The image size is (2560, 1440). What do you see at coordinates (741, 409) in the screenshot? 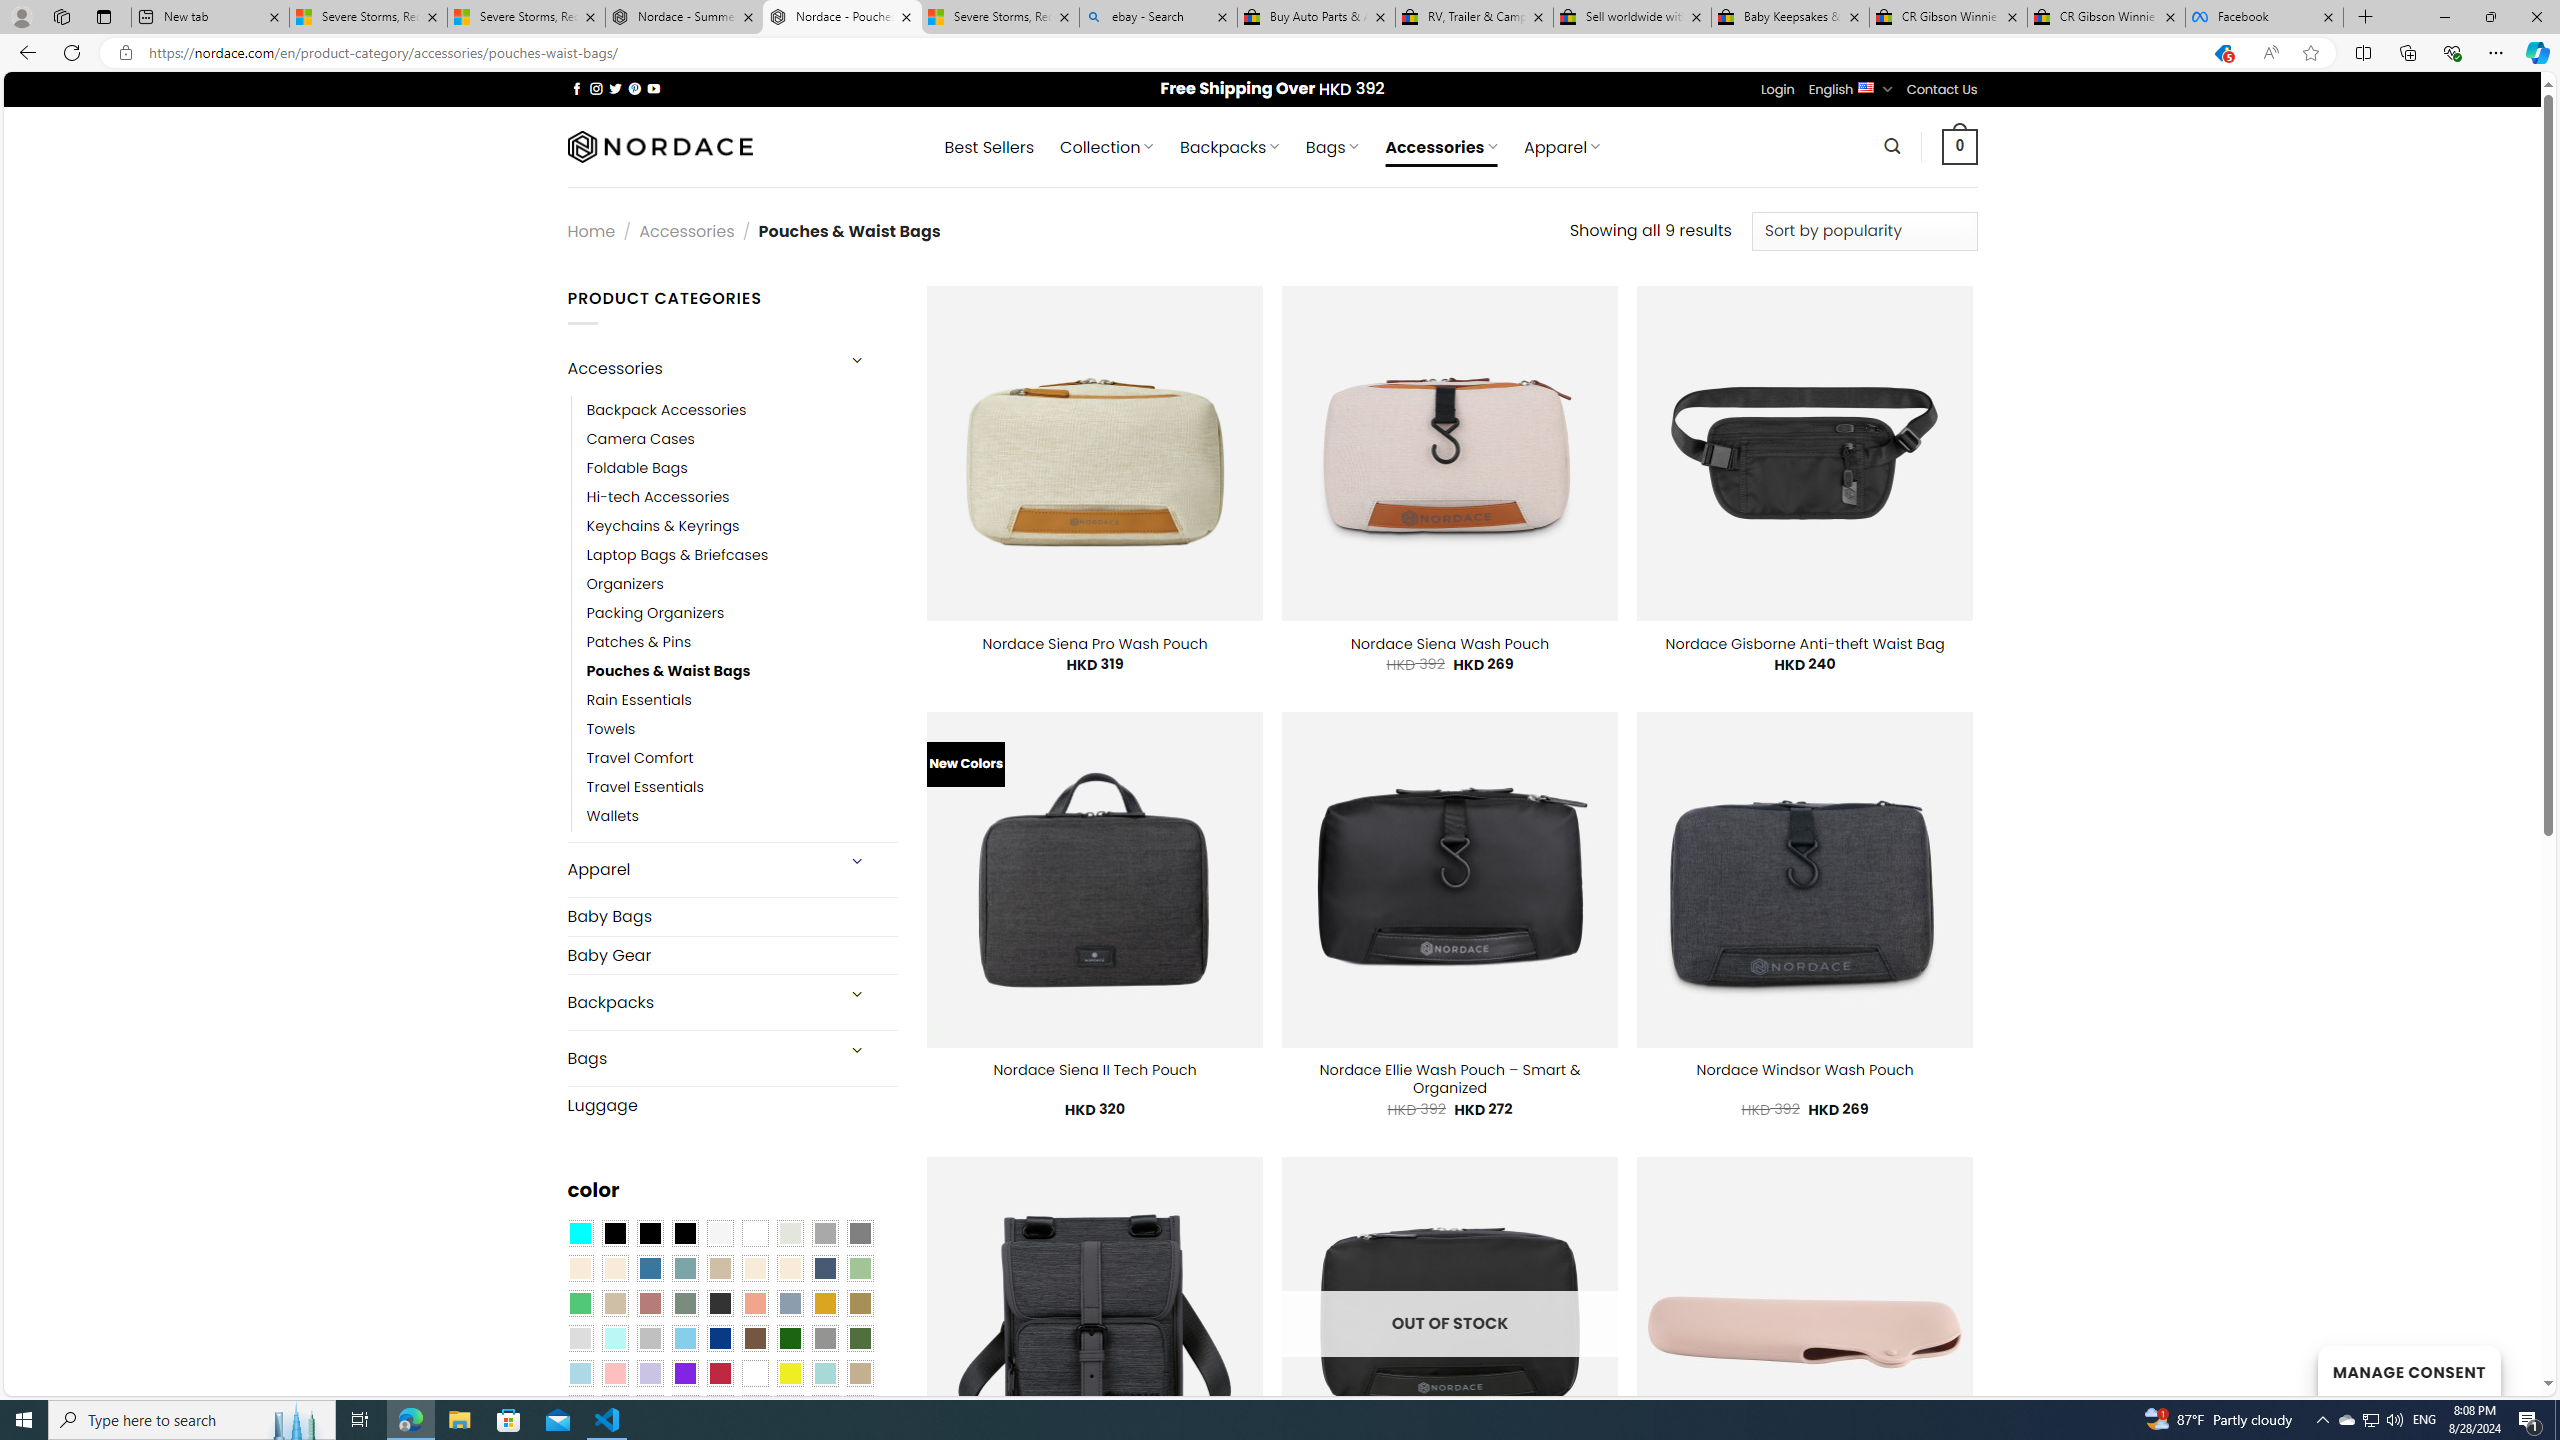
I see `'Backpack Accessories'` at bounding box center [741, 409].